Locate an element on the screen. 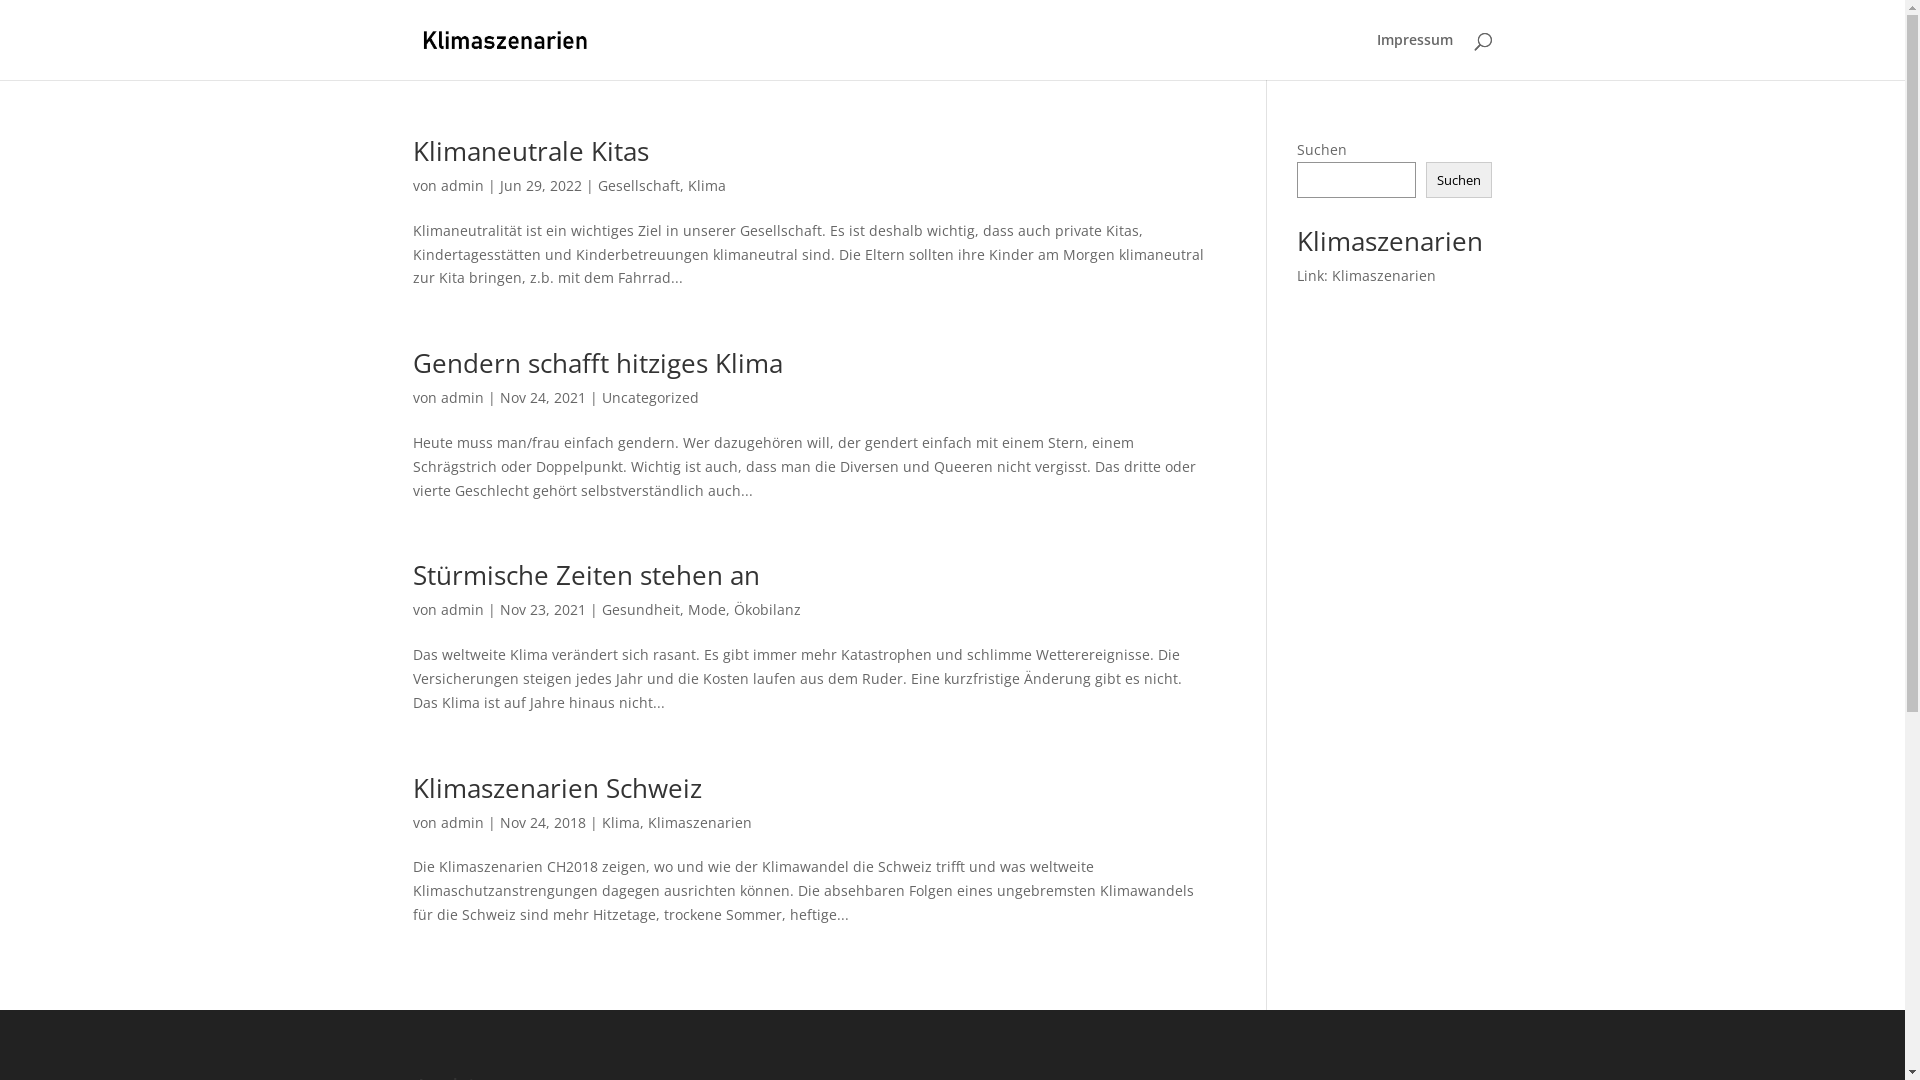  'Klimaszenarien' is located at coordinates (1382, 275).